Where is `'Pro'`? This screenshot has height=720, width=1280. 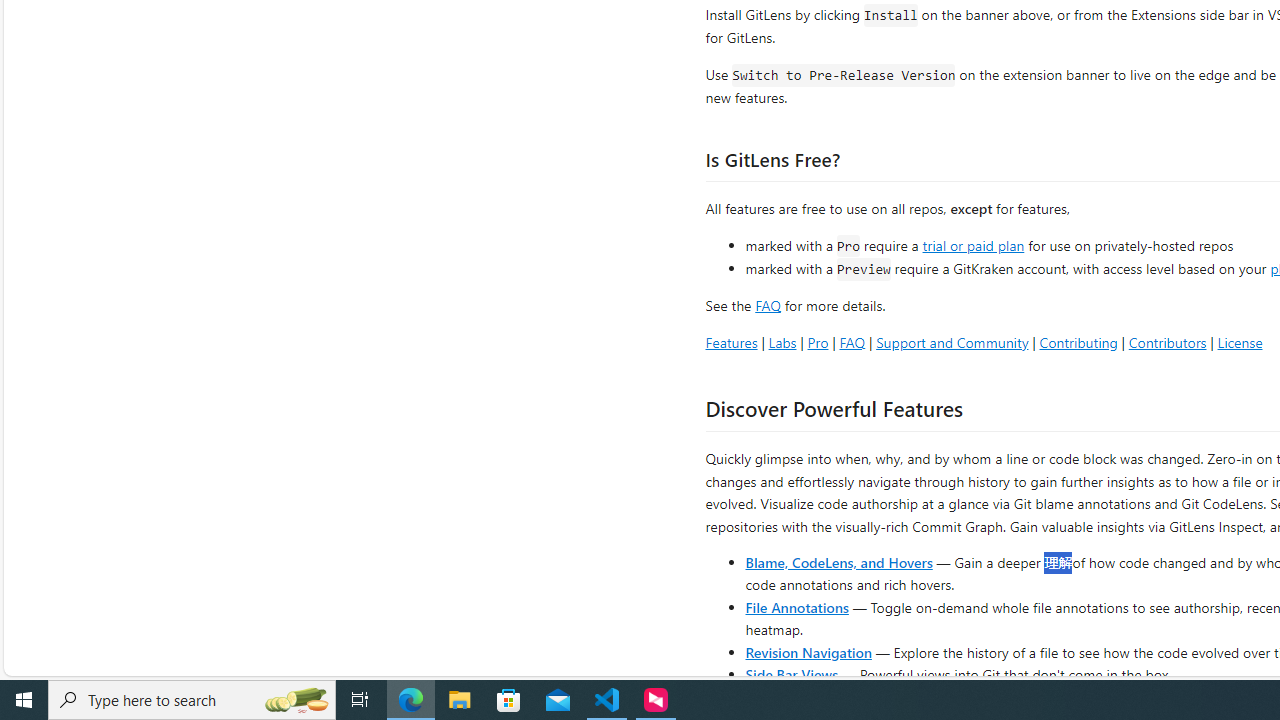
'Pro' is located at coordinates (817, 341).